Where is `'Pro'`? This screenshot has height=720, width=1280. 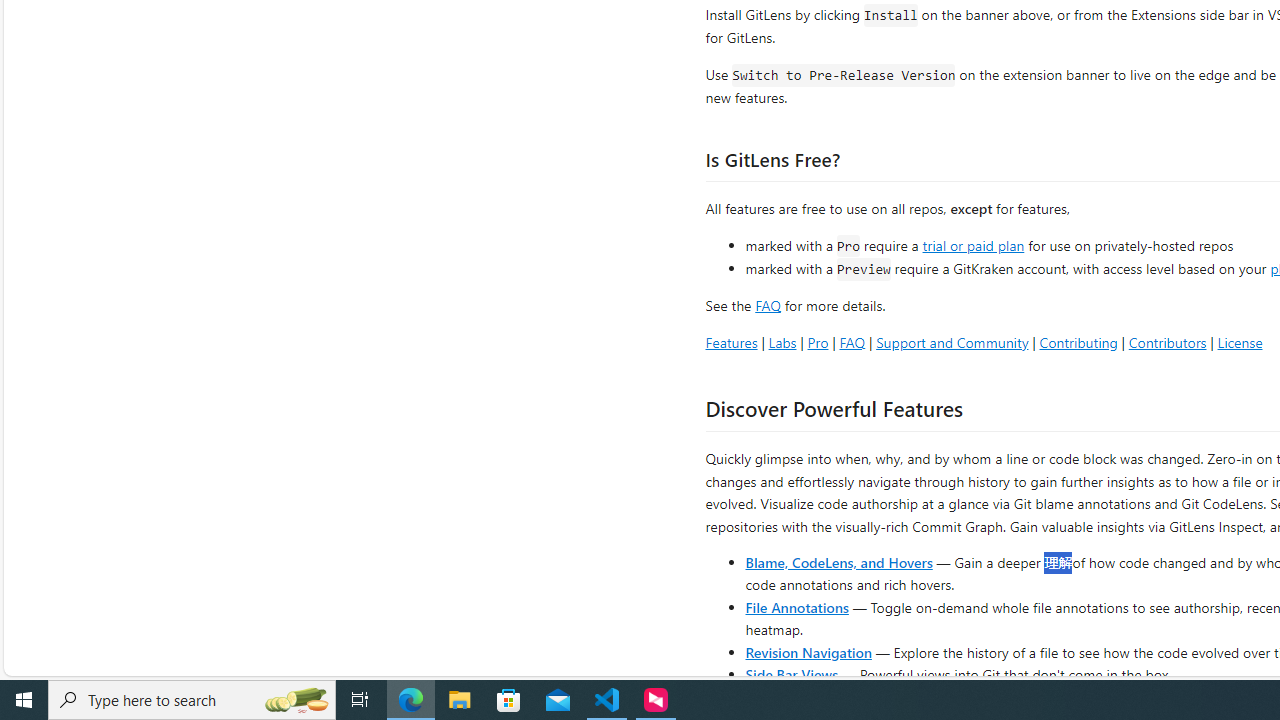
'Pro' is located at coordinates (817, 341).